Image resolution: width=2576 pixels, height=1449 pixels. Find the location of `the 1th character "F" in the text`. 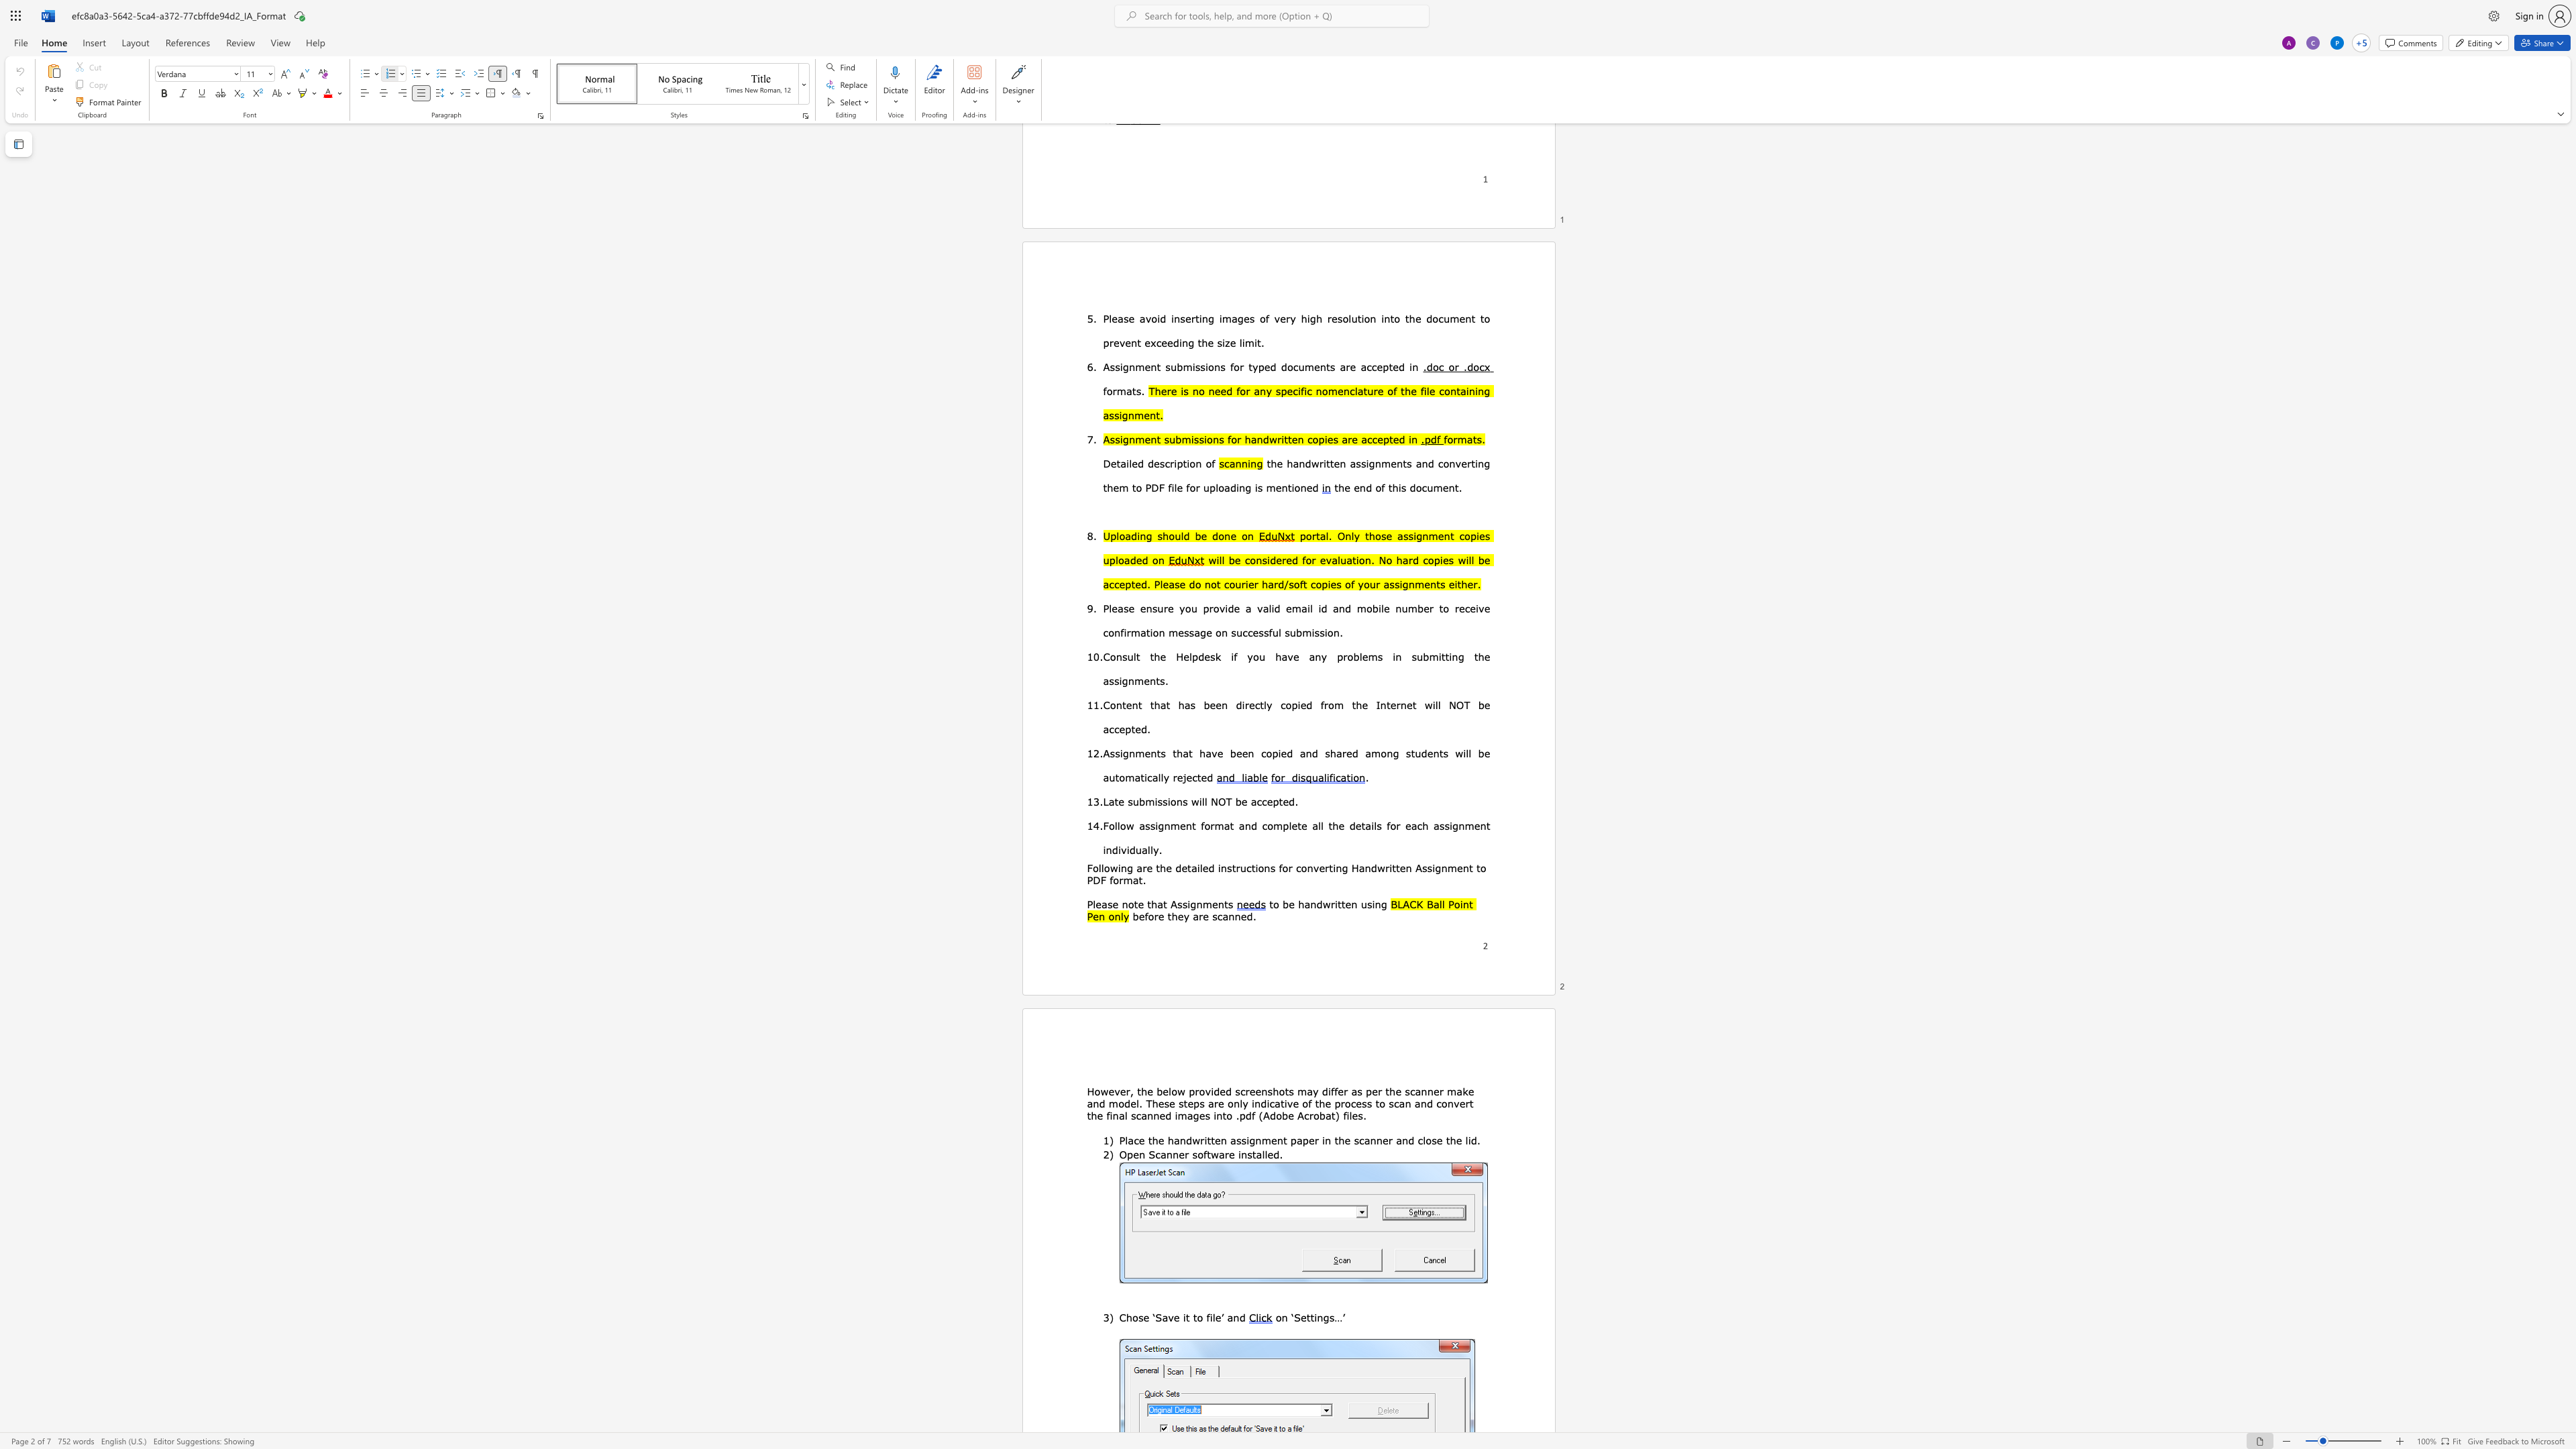

the 1th character "F" in the text is located at coordinates (1089, 867).